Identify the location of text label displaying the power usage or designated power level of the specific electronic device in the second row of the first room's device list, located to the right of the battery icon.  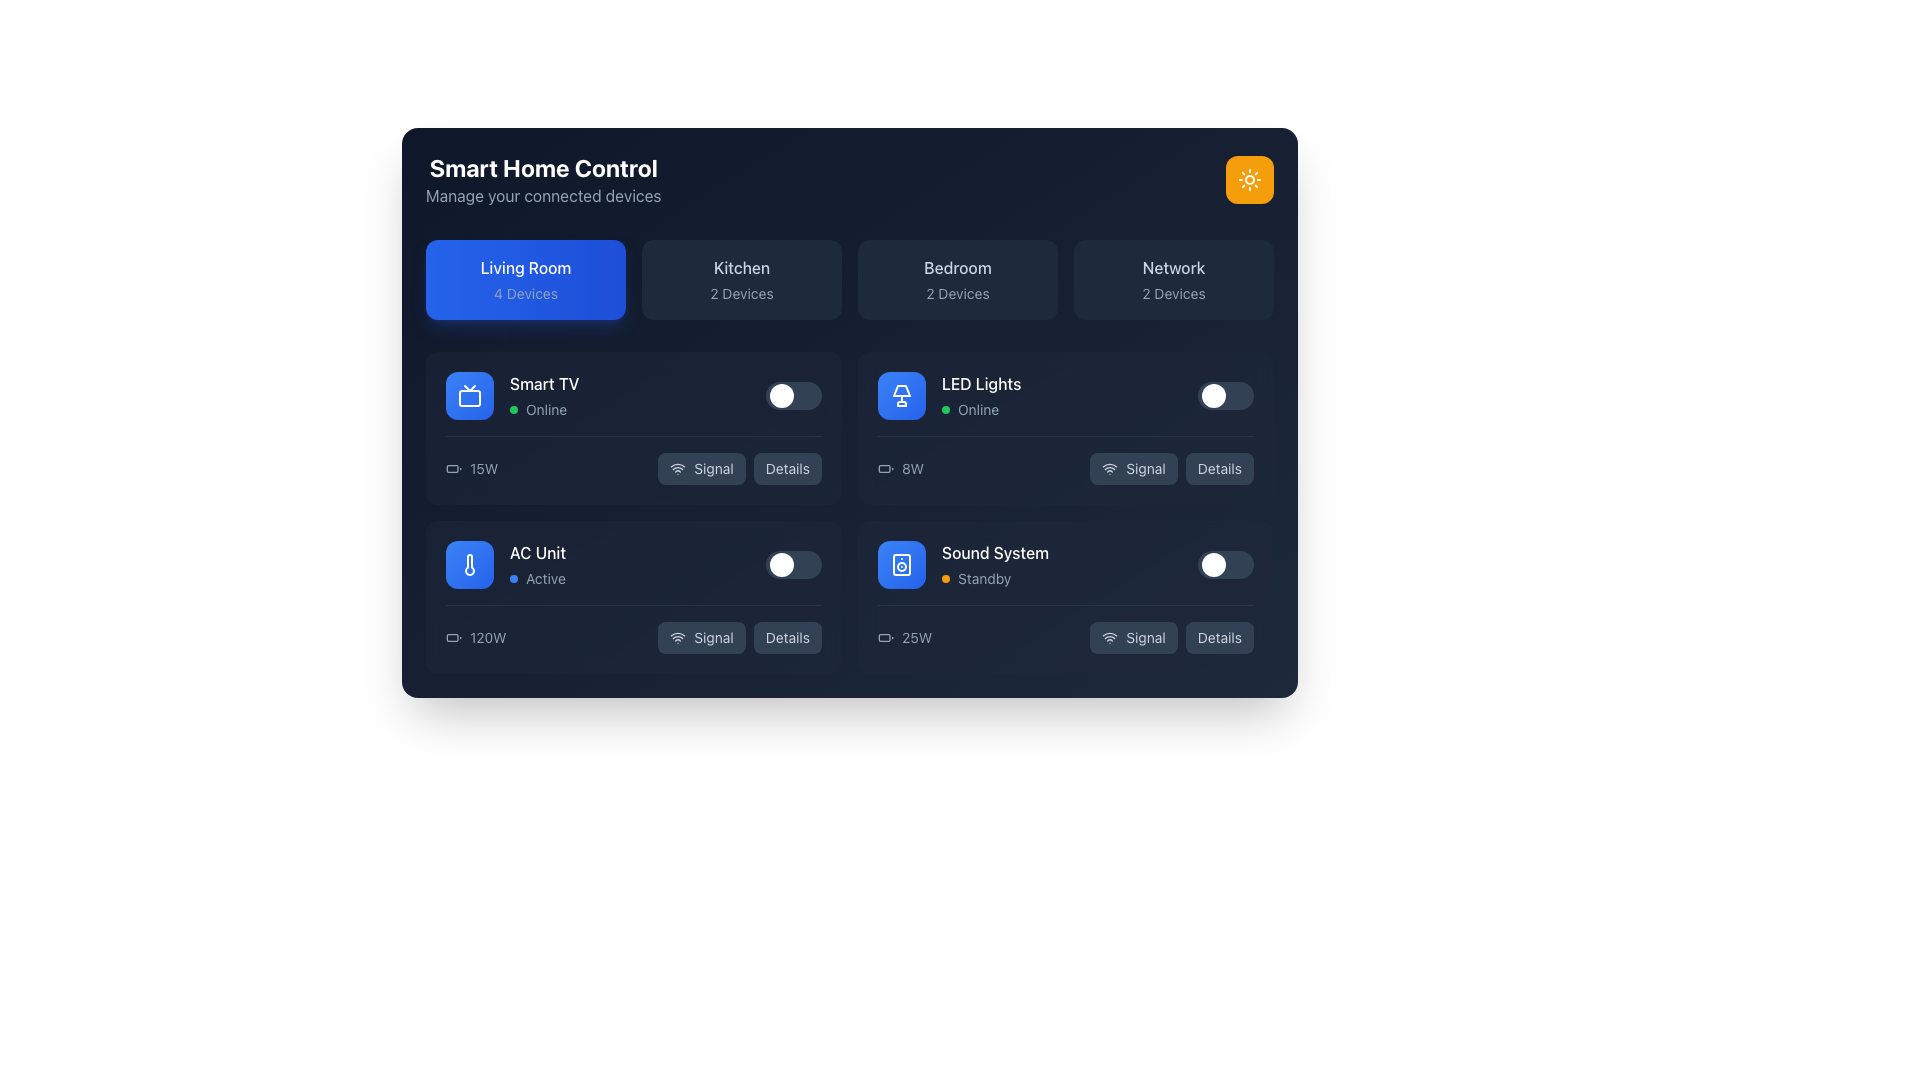
(484, 469).